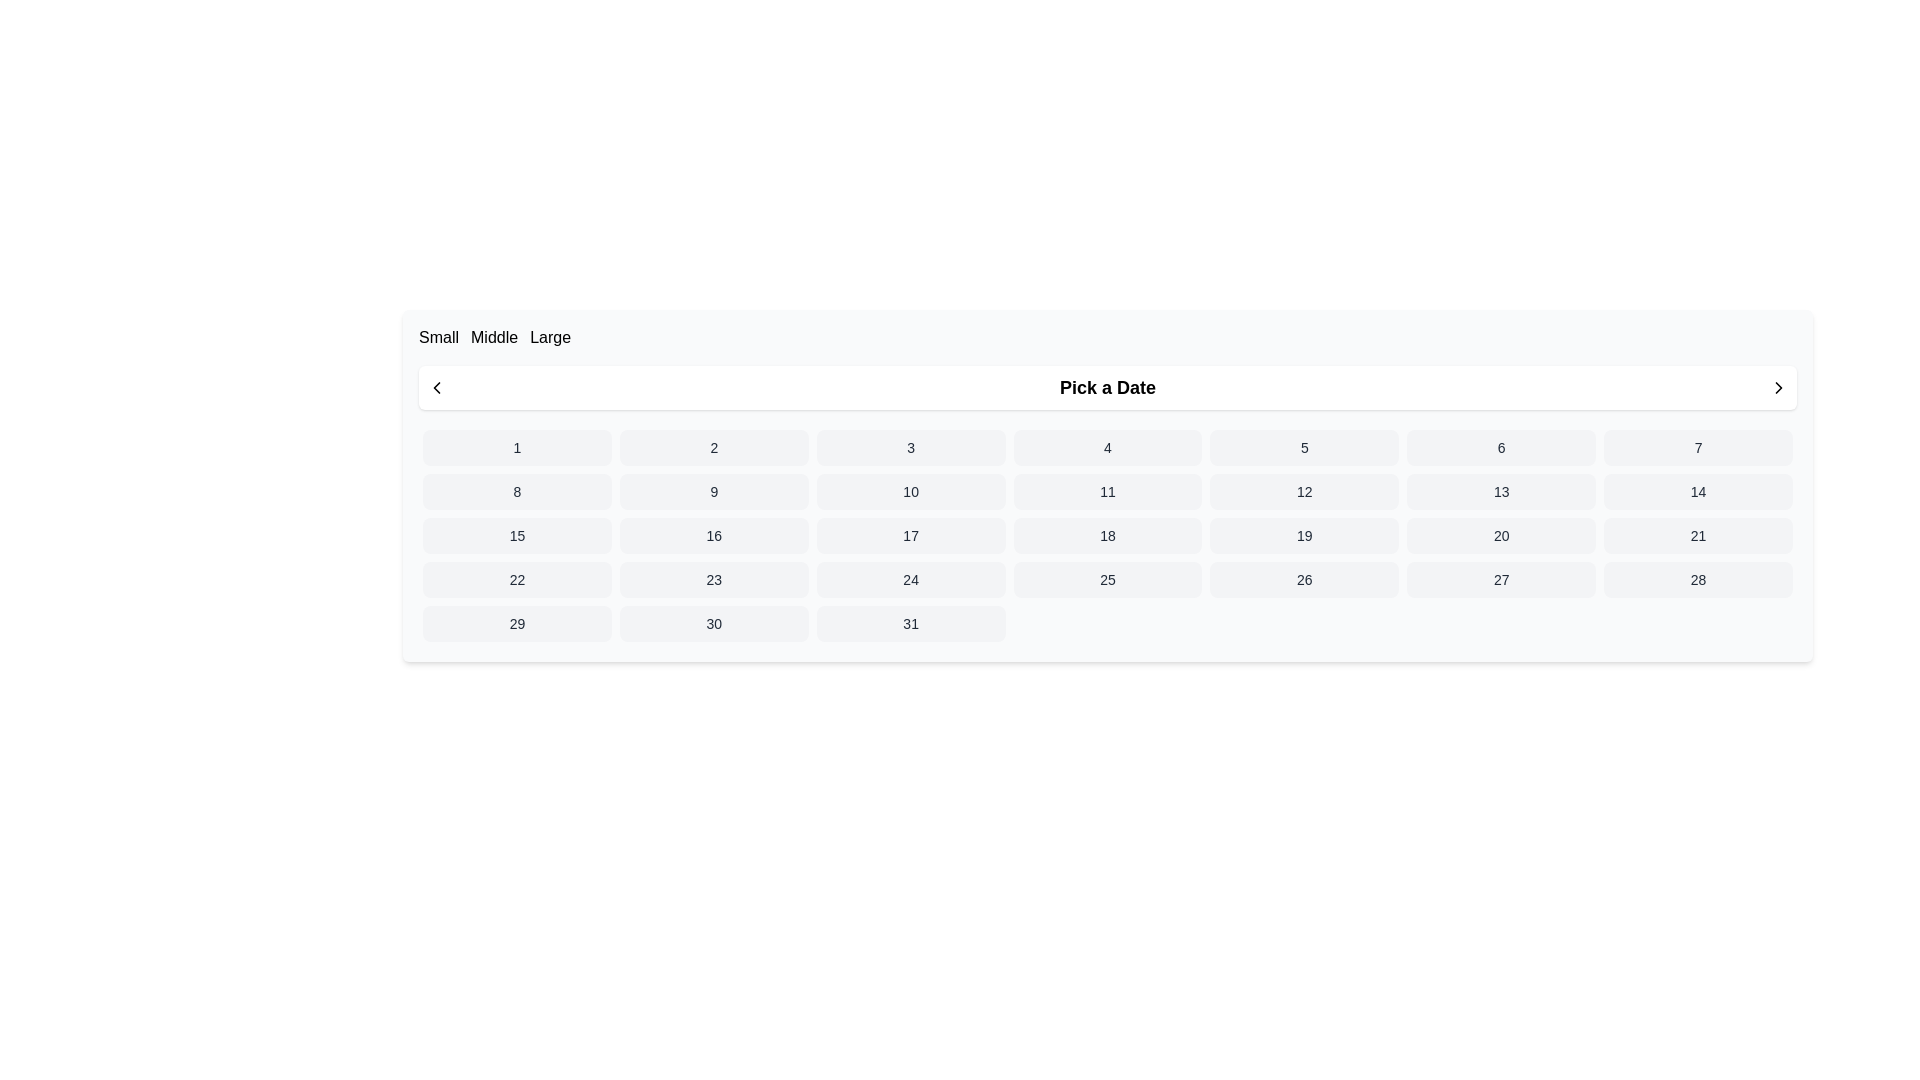 This screenshot has height=1080, width=1920. I want to click on the rectangular button displaying the number '3', which is located in the top row and third column of a grid layout, so click(910, 446).